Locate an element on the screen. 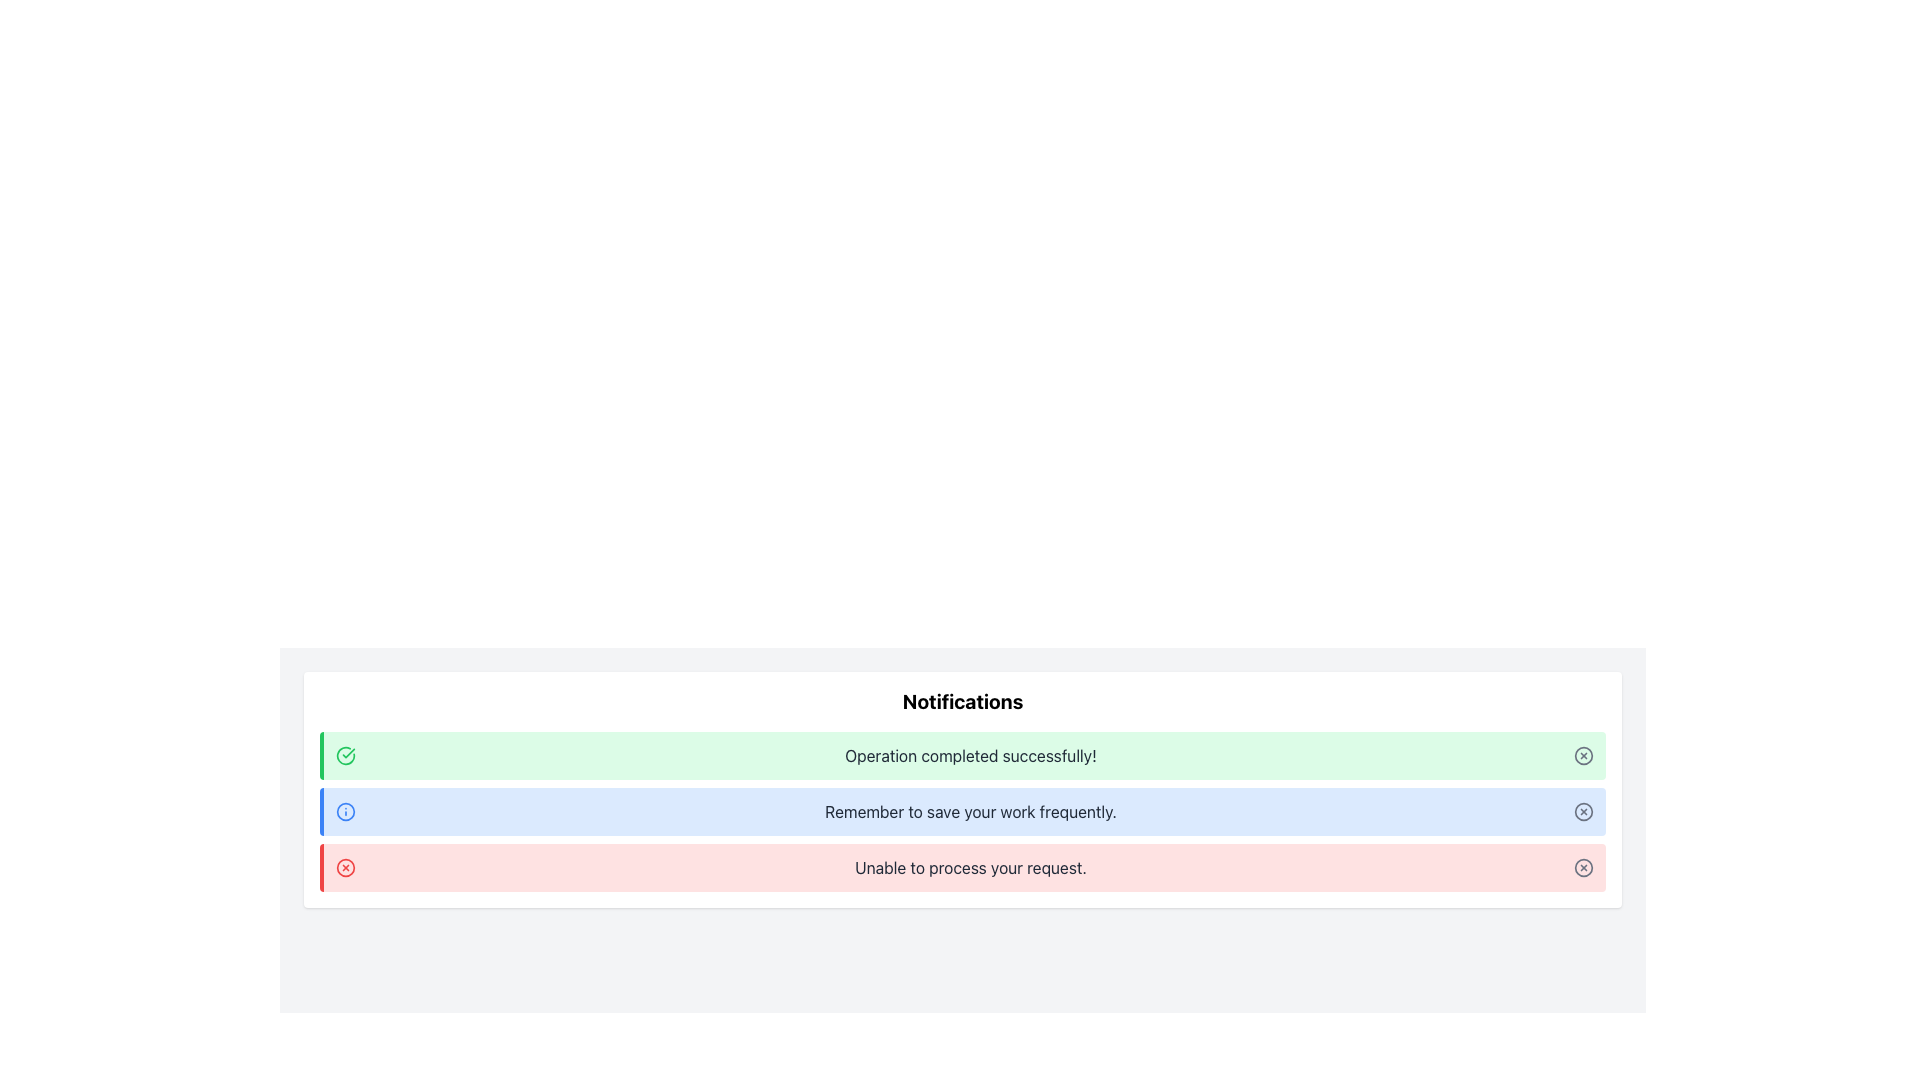  the text label stating 'Operation completed successfully!' displayed in black font on a green background in the uppermost notification section is located at coordinates (970, 756).